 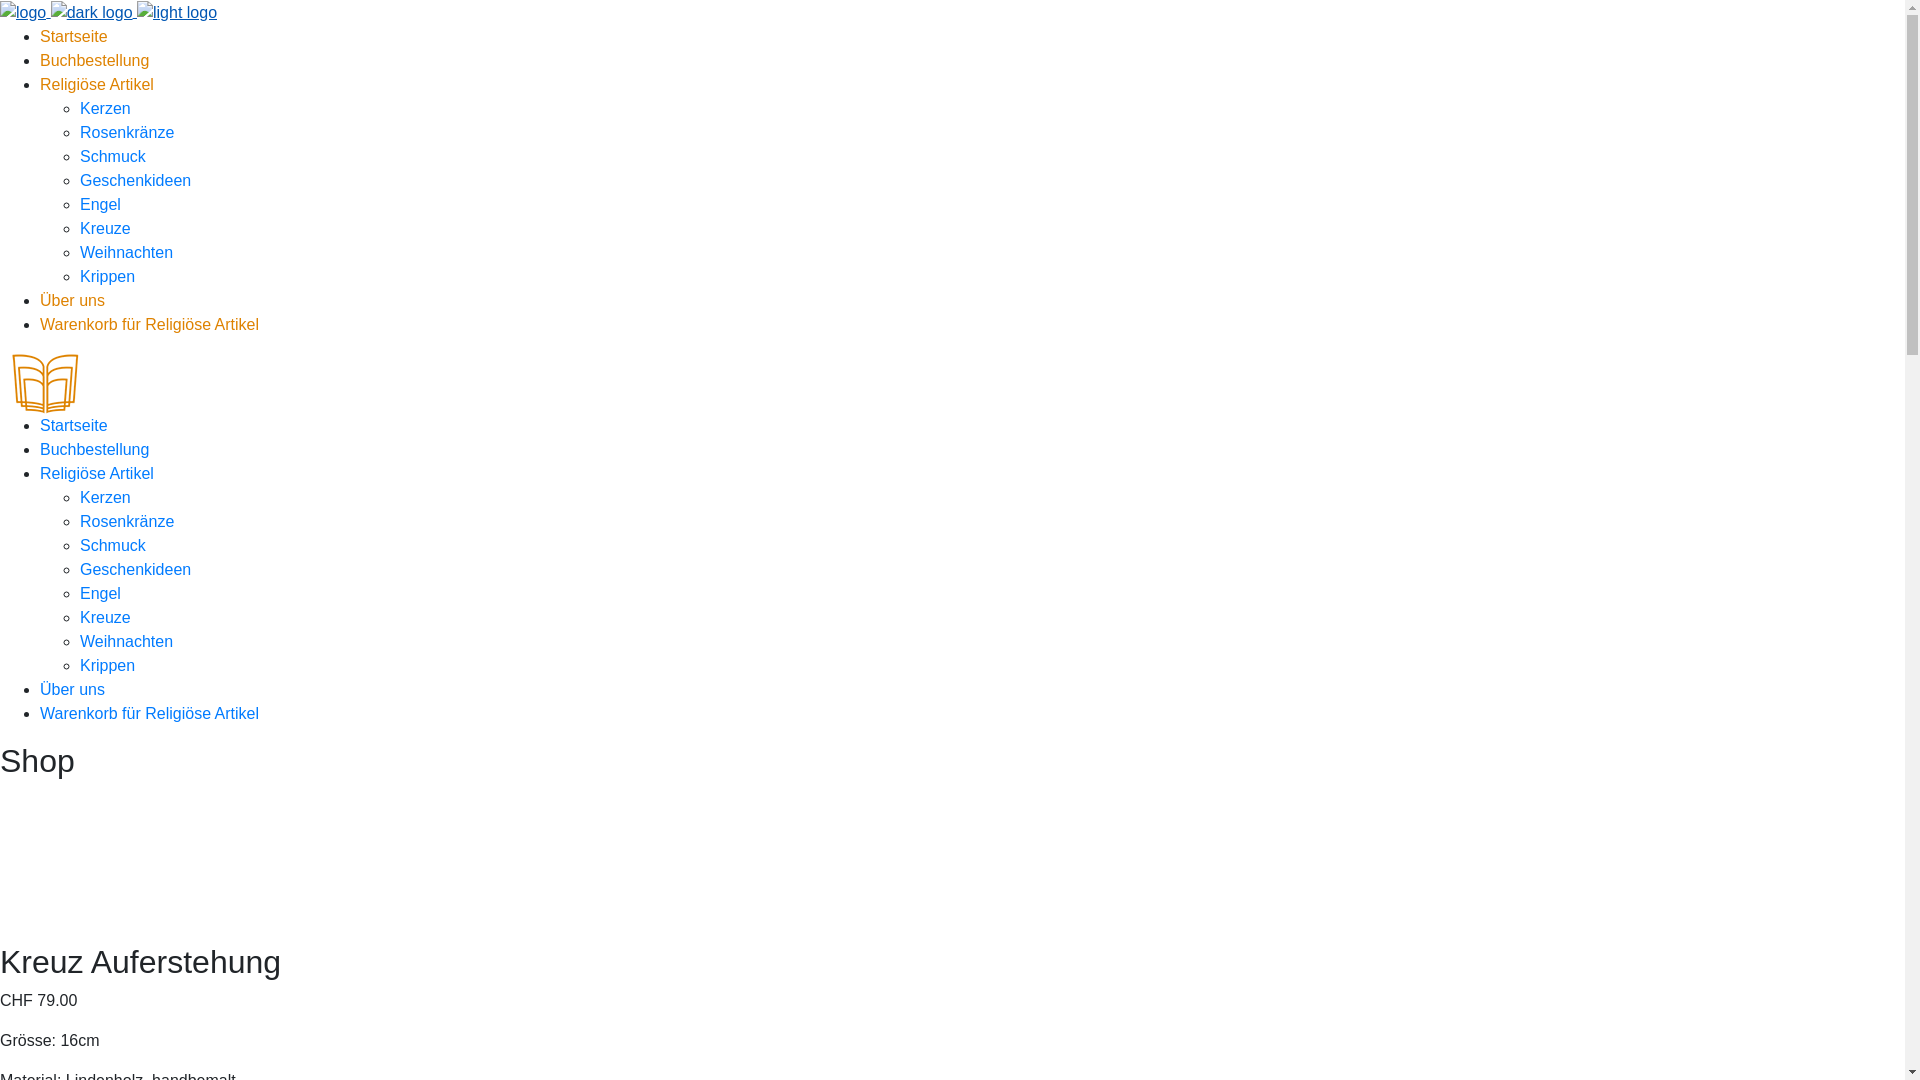 I want to click on 'Buchbestellung', so click(x=93, y=448).